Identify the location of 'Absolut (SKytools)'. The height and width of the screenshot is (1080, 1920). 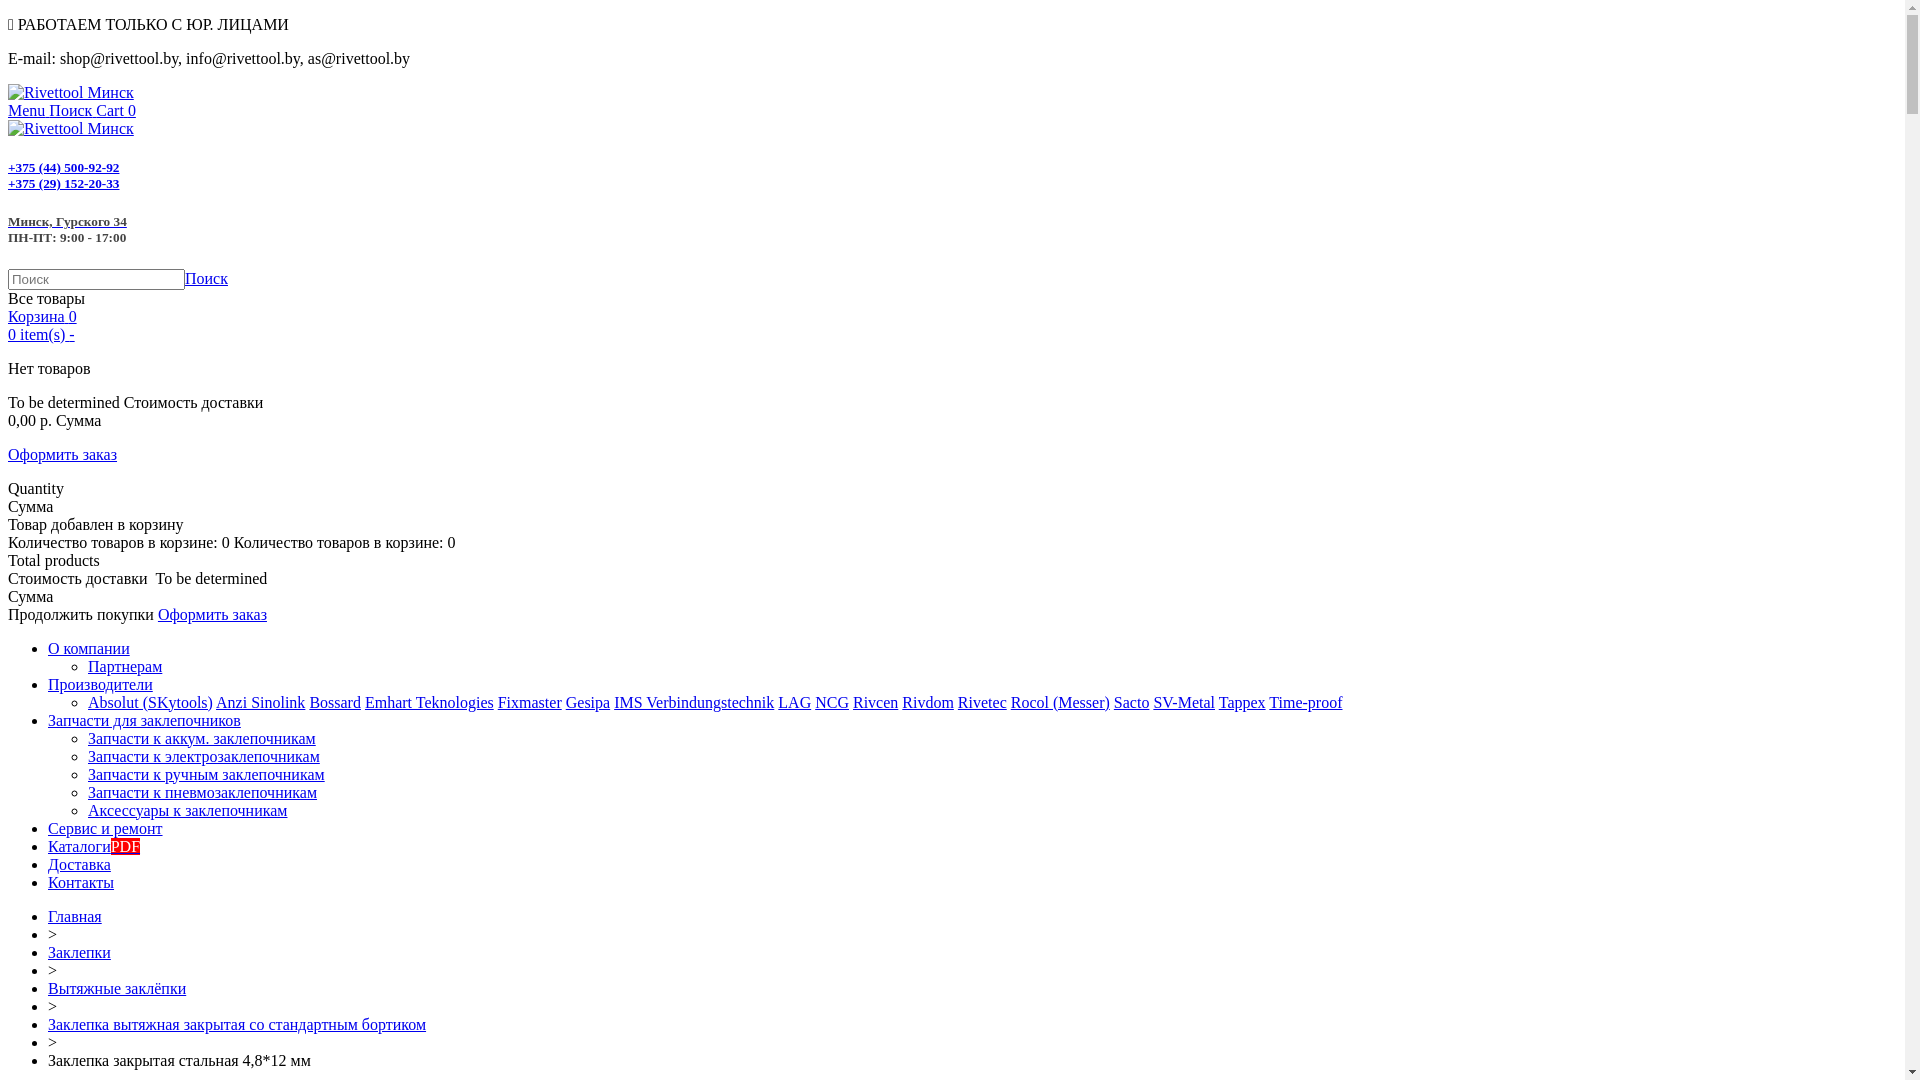
(149, 701).